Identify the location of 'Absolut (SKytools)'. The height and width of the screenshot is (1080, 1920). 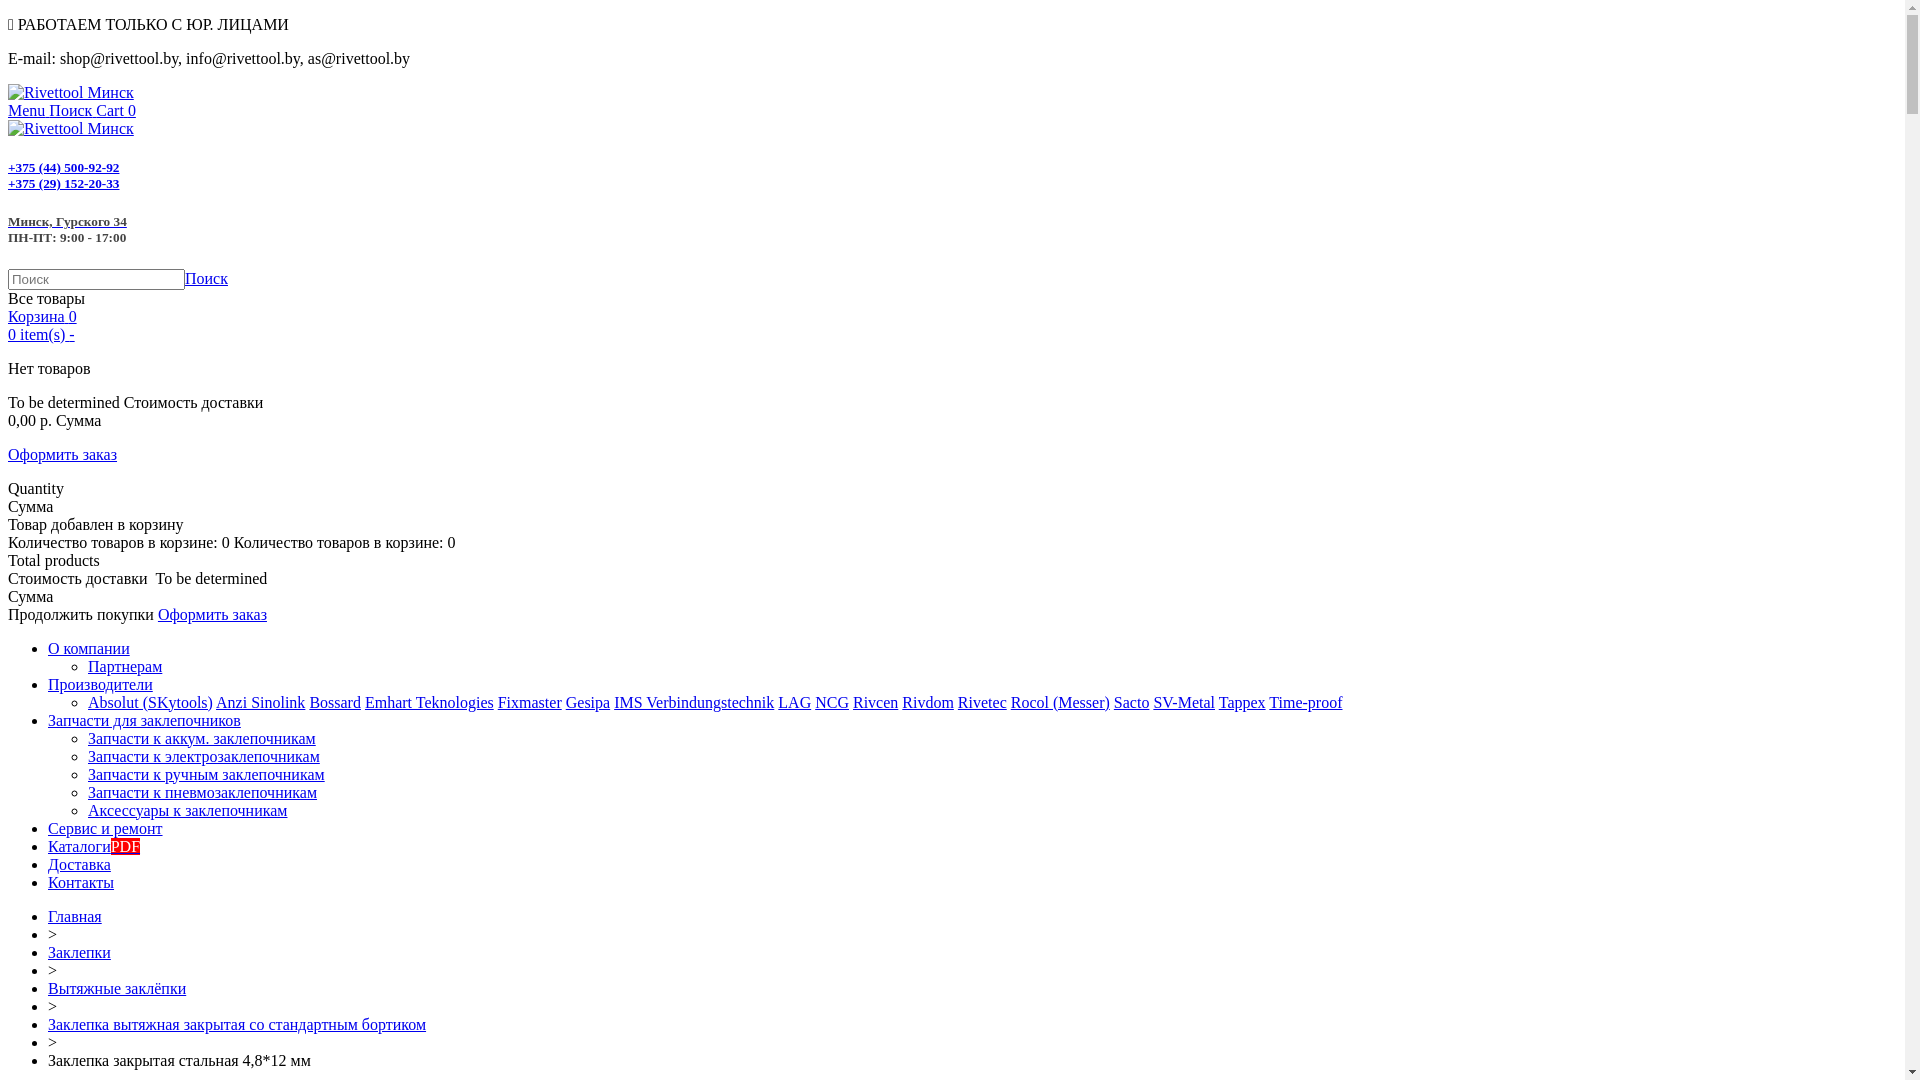
(149, 701).